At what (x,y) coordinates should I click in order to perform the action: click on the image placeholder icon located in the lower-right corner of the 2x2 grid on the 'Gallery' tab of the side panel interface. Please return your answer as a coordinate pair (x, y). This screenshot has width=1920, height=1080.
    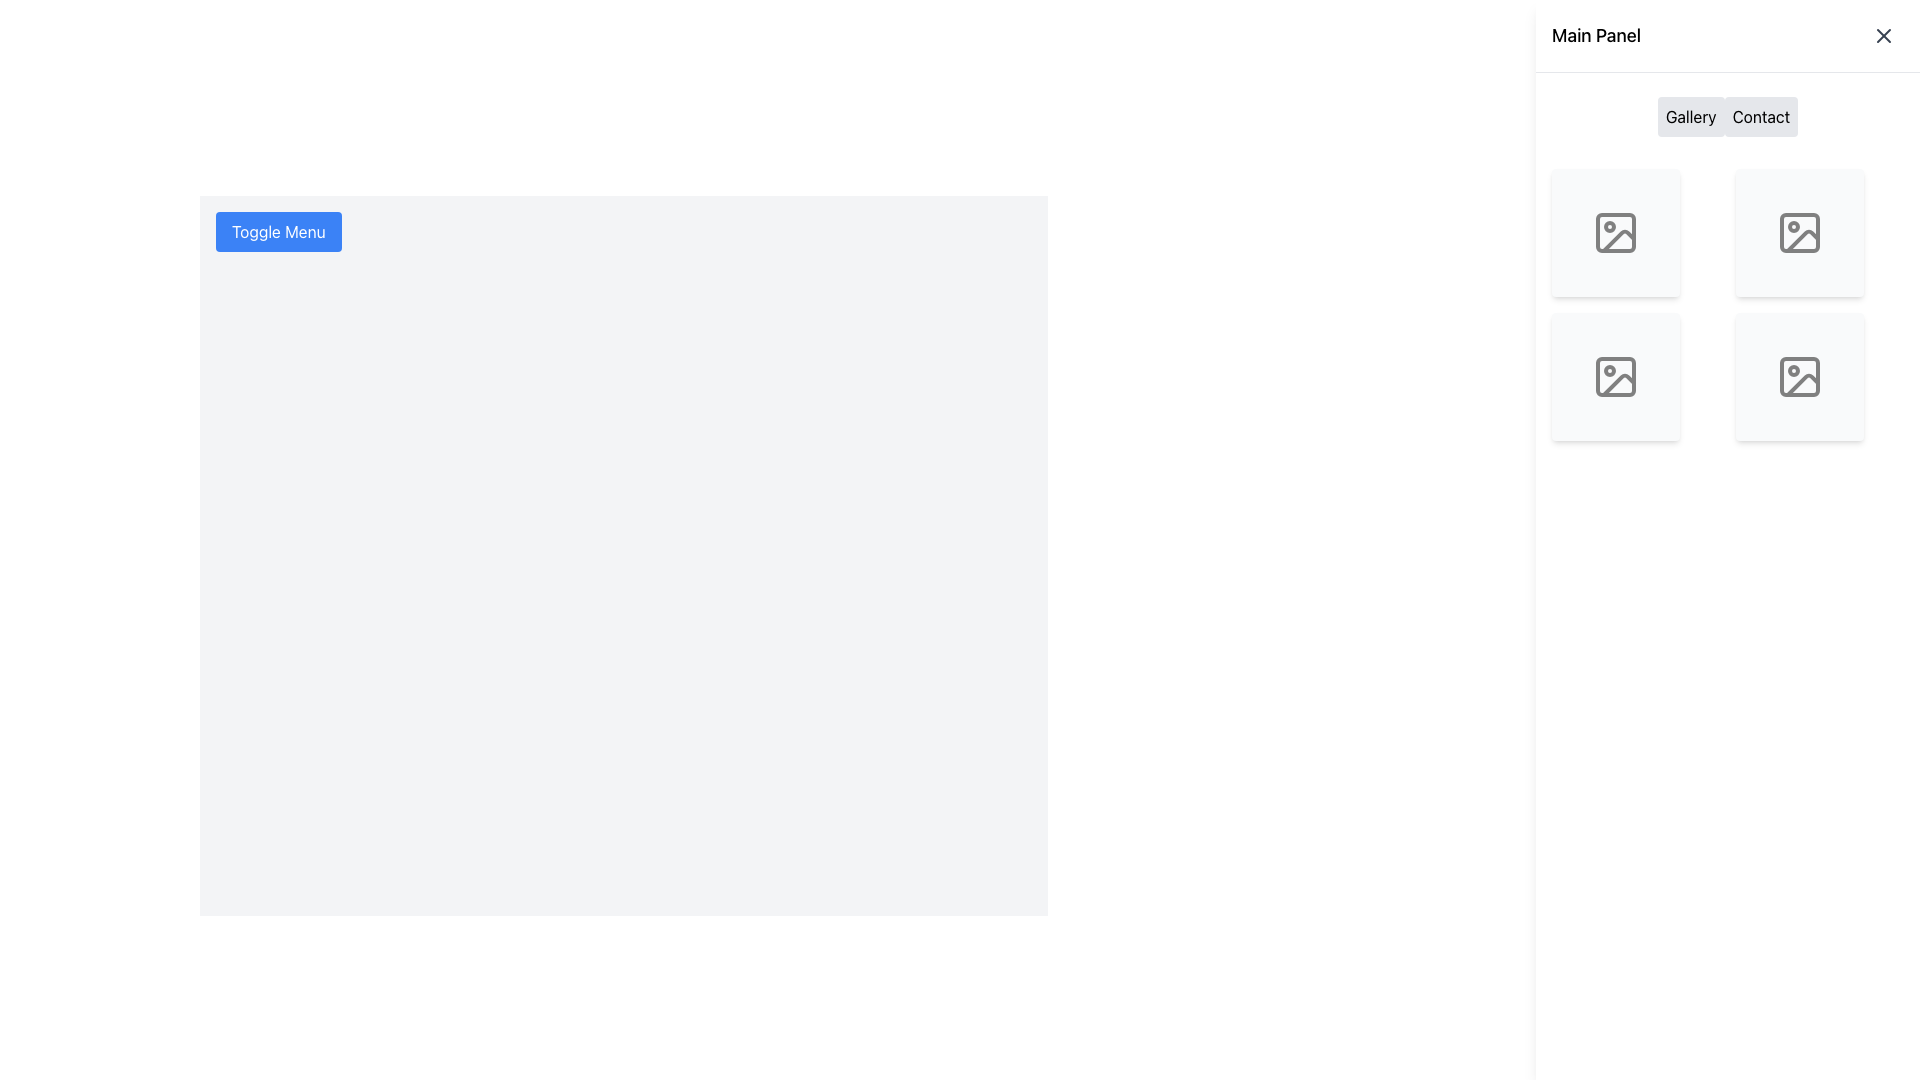
    Looking at the image, I should click on (1800, 377).